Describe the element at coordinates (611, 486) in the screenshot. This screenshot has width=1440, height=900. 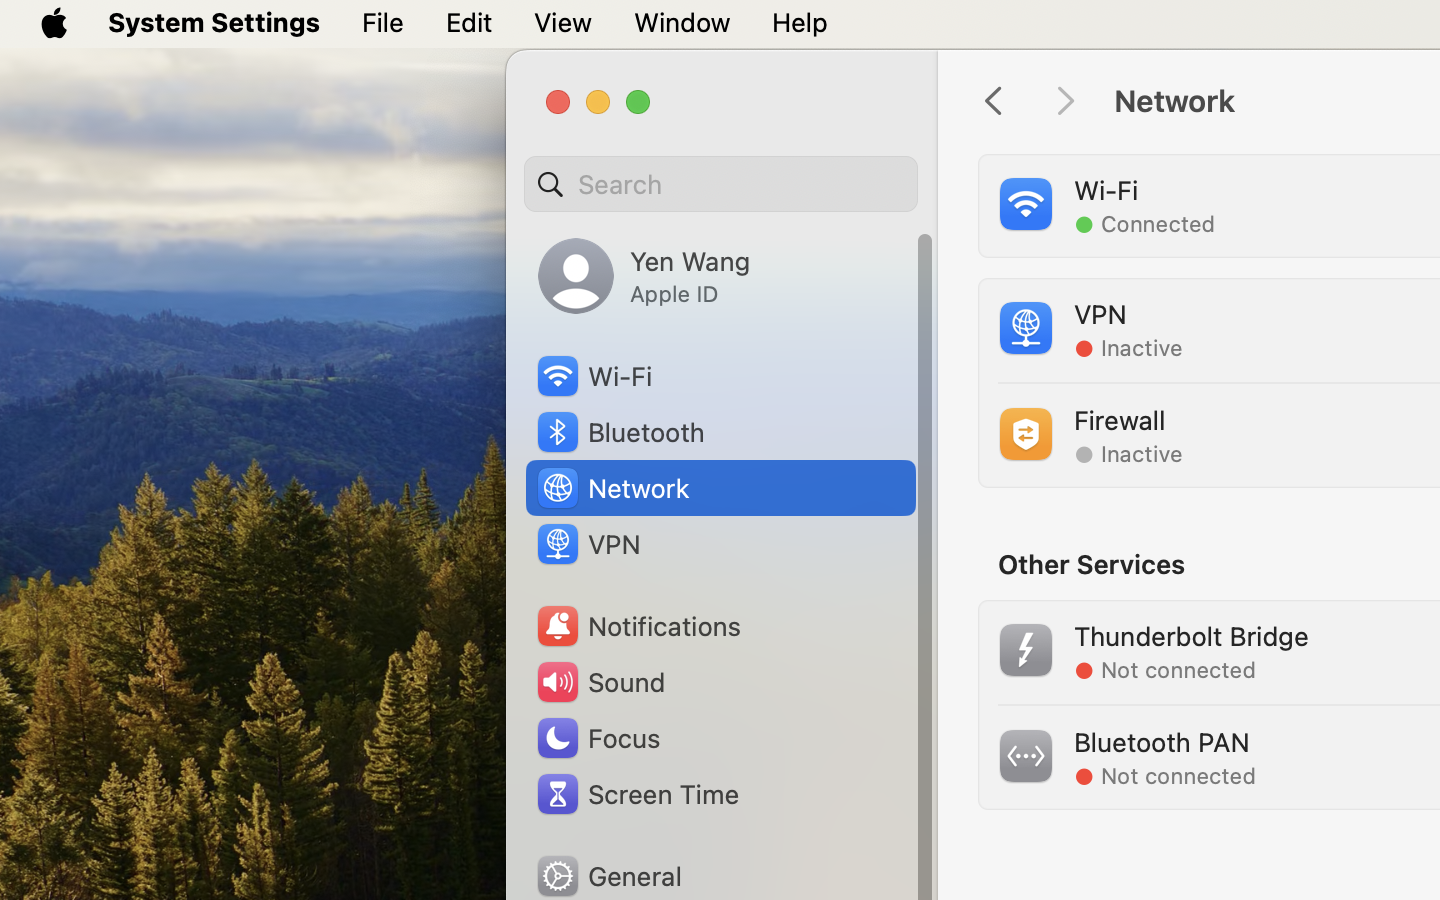
I see `'Network'` at that location.